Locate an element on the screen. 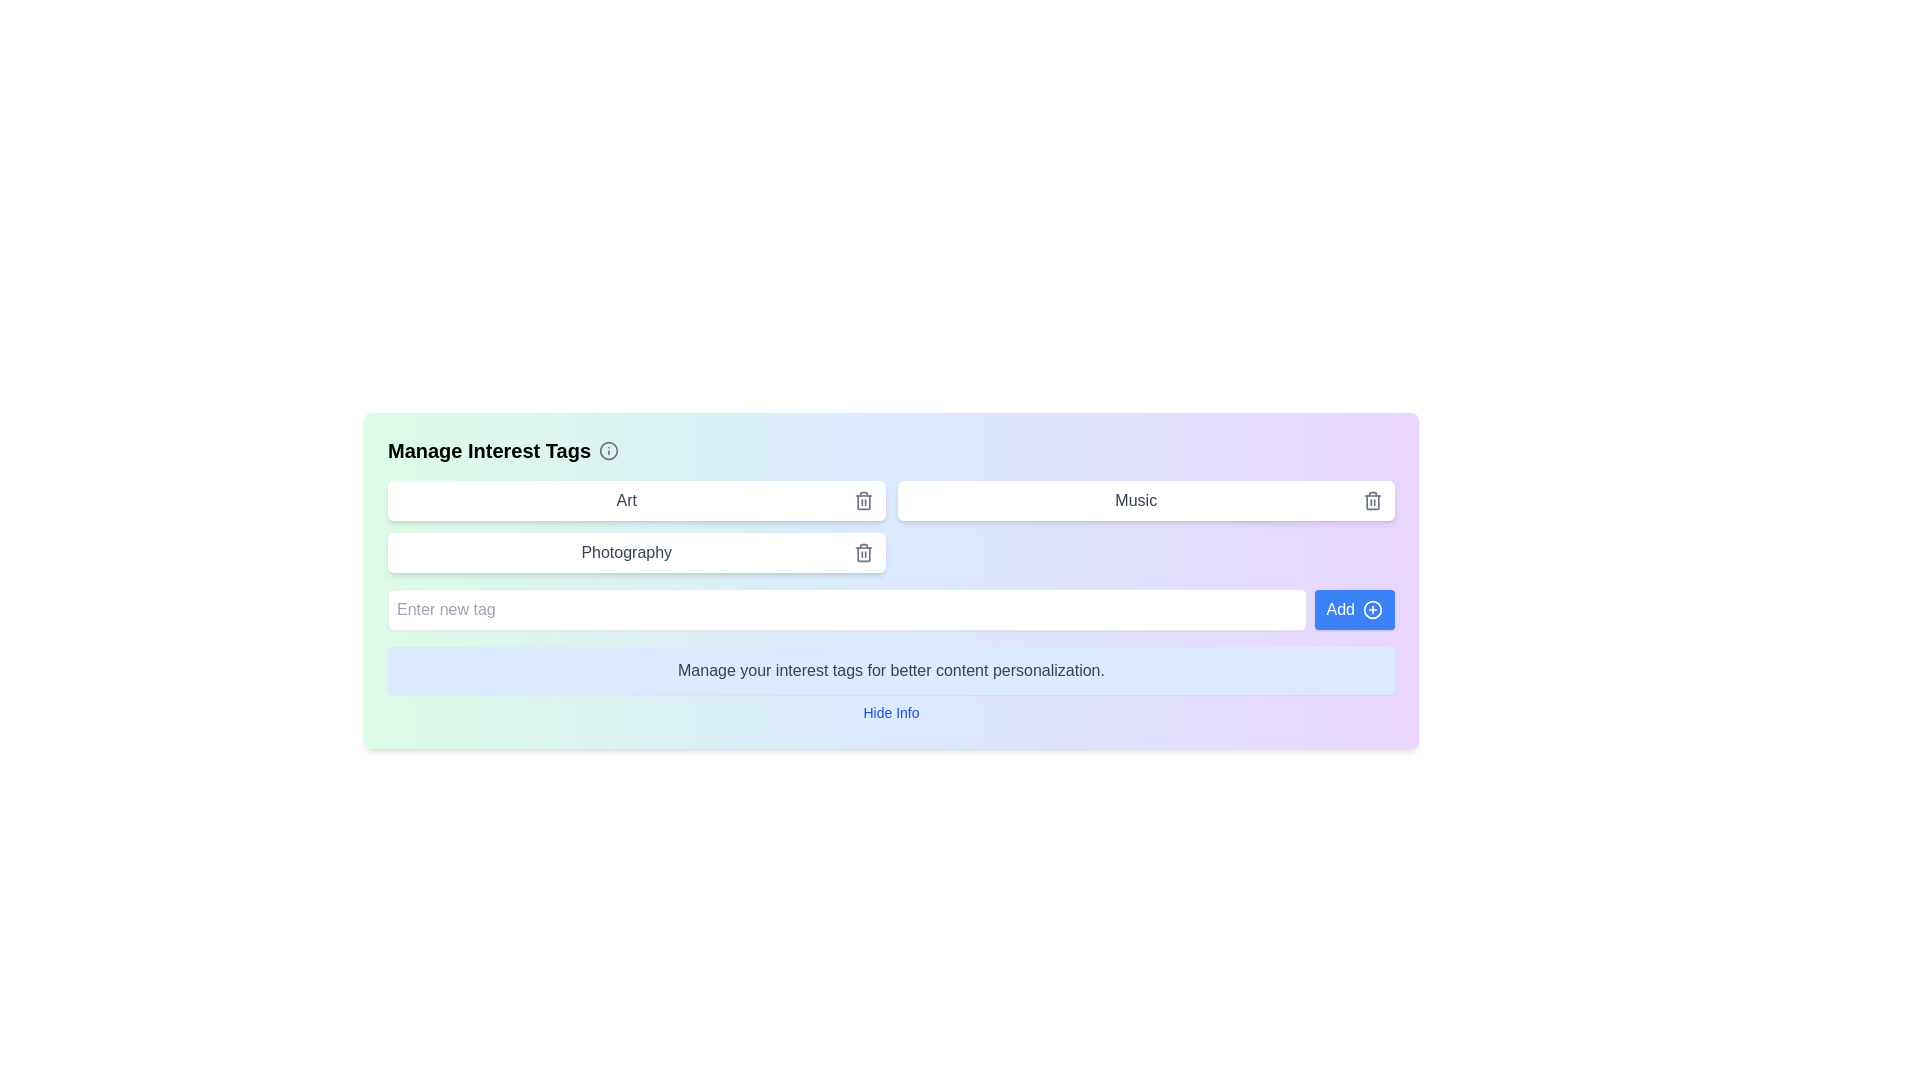 The height and width of the screenshot is (1080, 1920). the text label displaying 'Manage your interest tags for better content personalization.' which has a light blue background and gray text, located above the 'Hide Info' link is located at coordinates (890, 671).